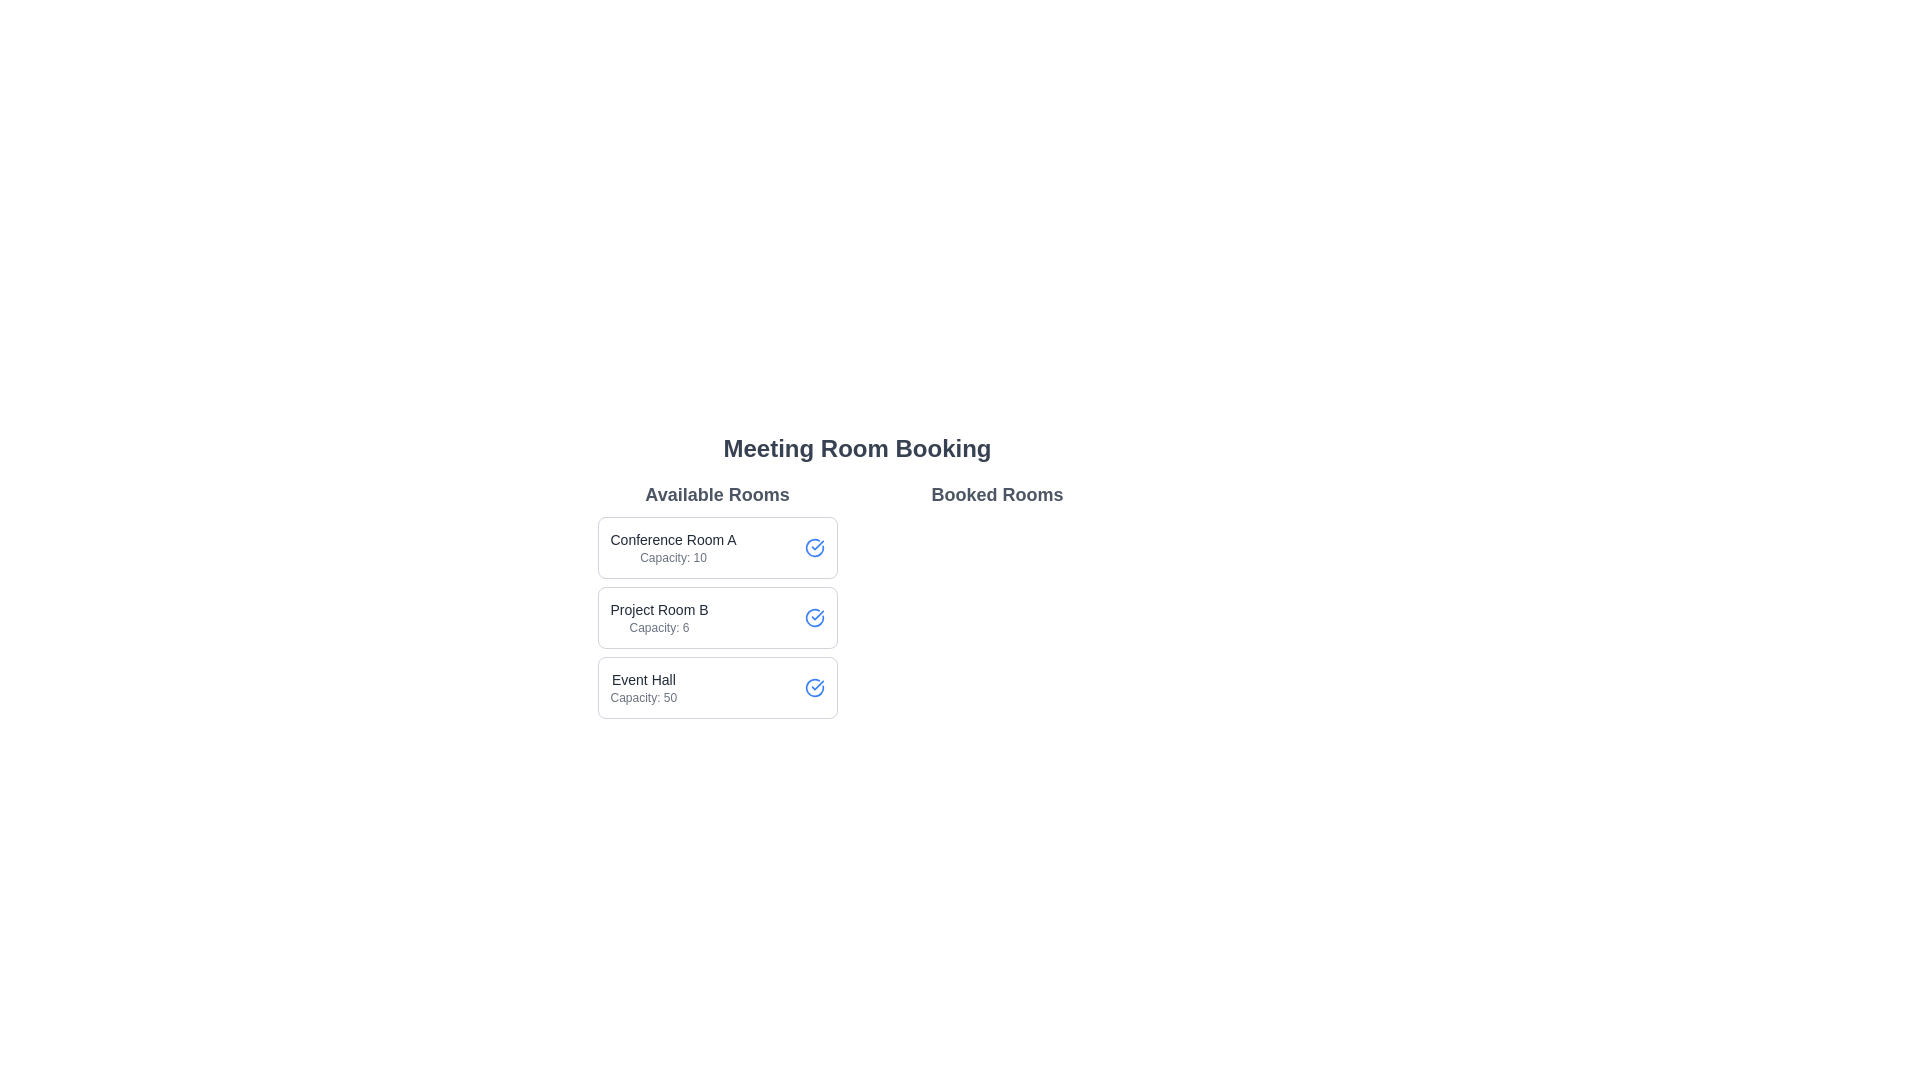 This screenshot has height=1080, width=1920. I want to click on capacity information displayed in the text label for 'Project Room B', which indicates the maximum number of people that room can accommodate, so click(659, 627).